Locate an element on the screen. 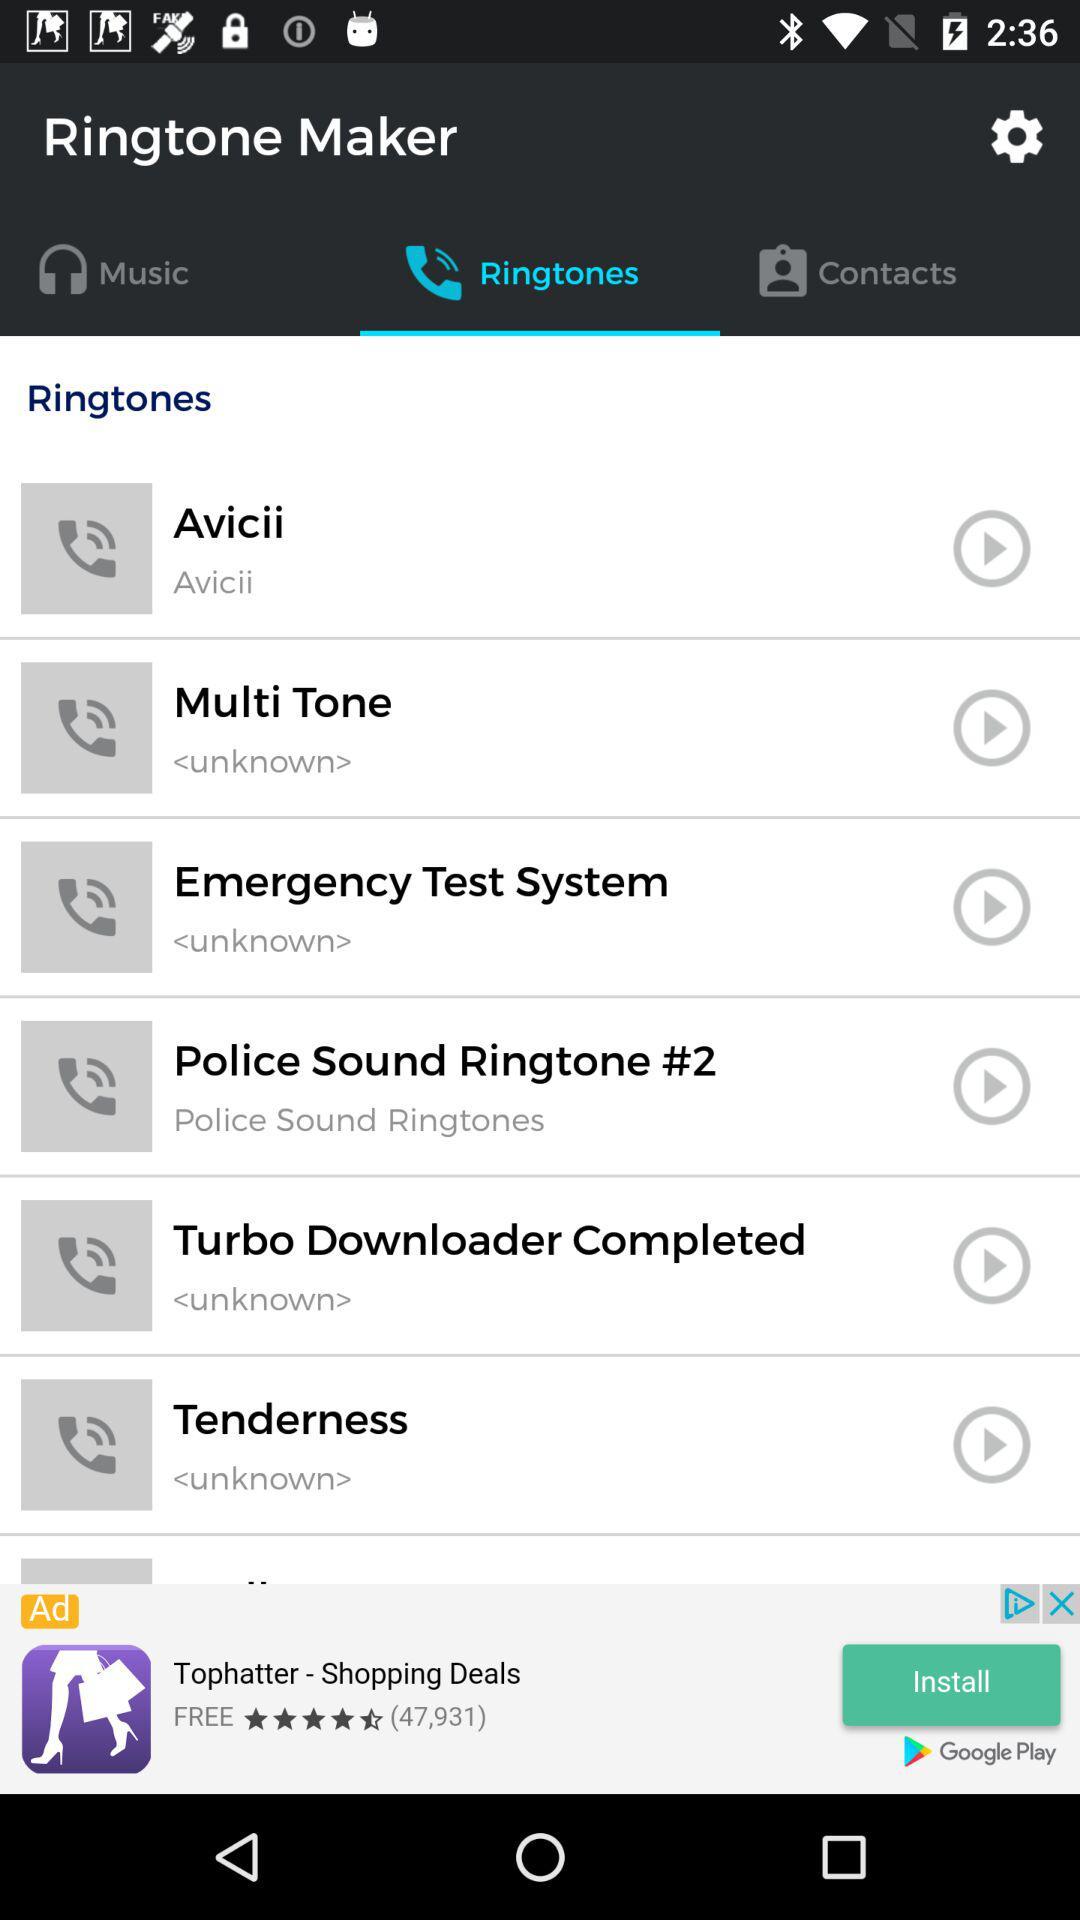 This screenshot has width=1080, height=1920. music is located at coordinates (991, 726).